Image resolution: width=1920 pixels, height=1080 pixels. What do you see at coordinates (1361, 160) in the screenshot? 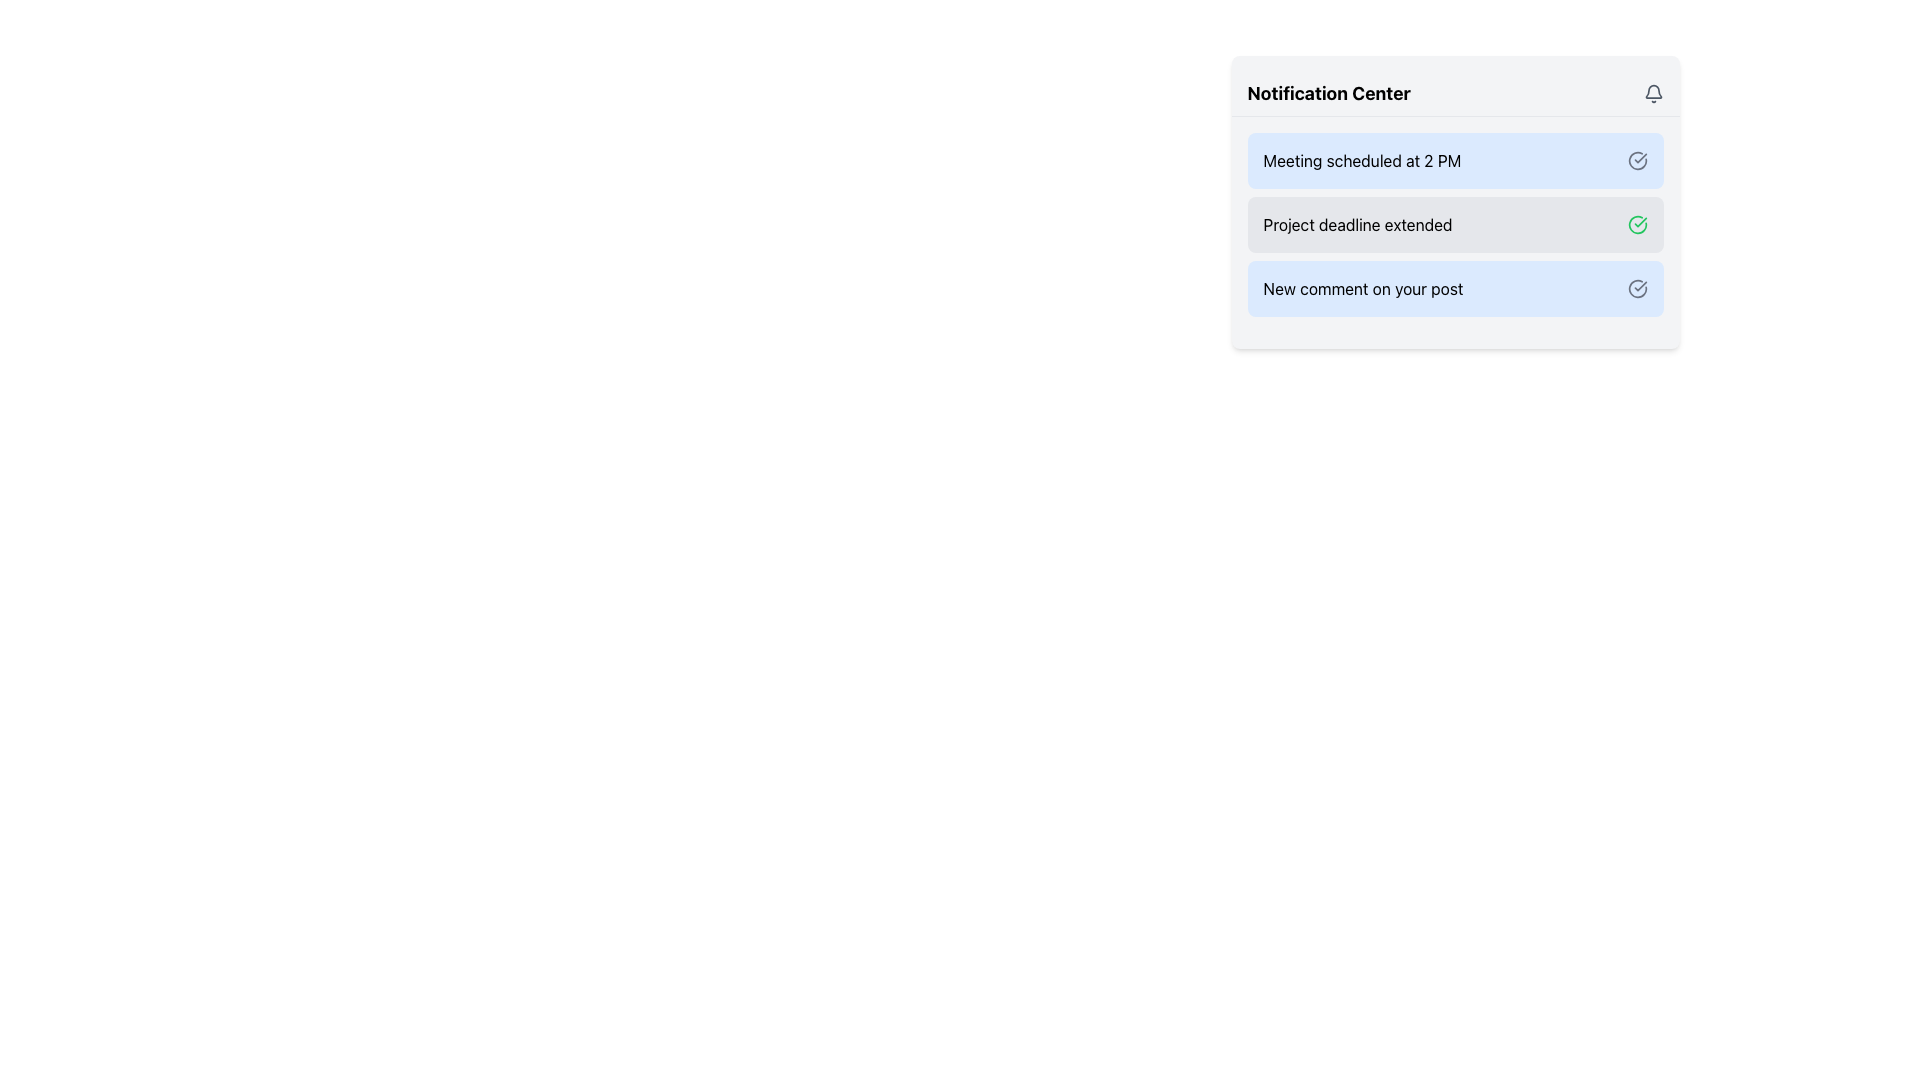
I see `the static text label displaying 'Meeting scheduled at 2 PM' in the blue notification card within the Notification Center` at bounding box center [1361, 160].